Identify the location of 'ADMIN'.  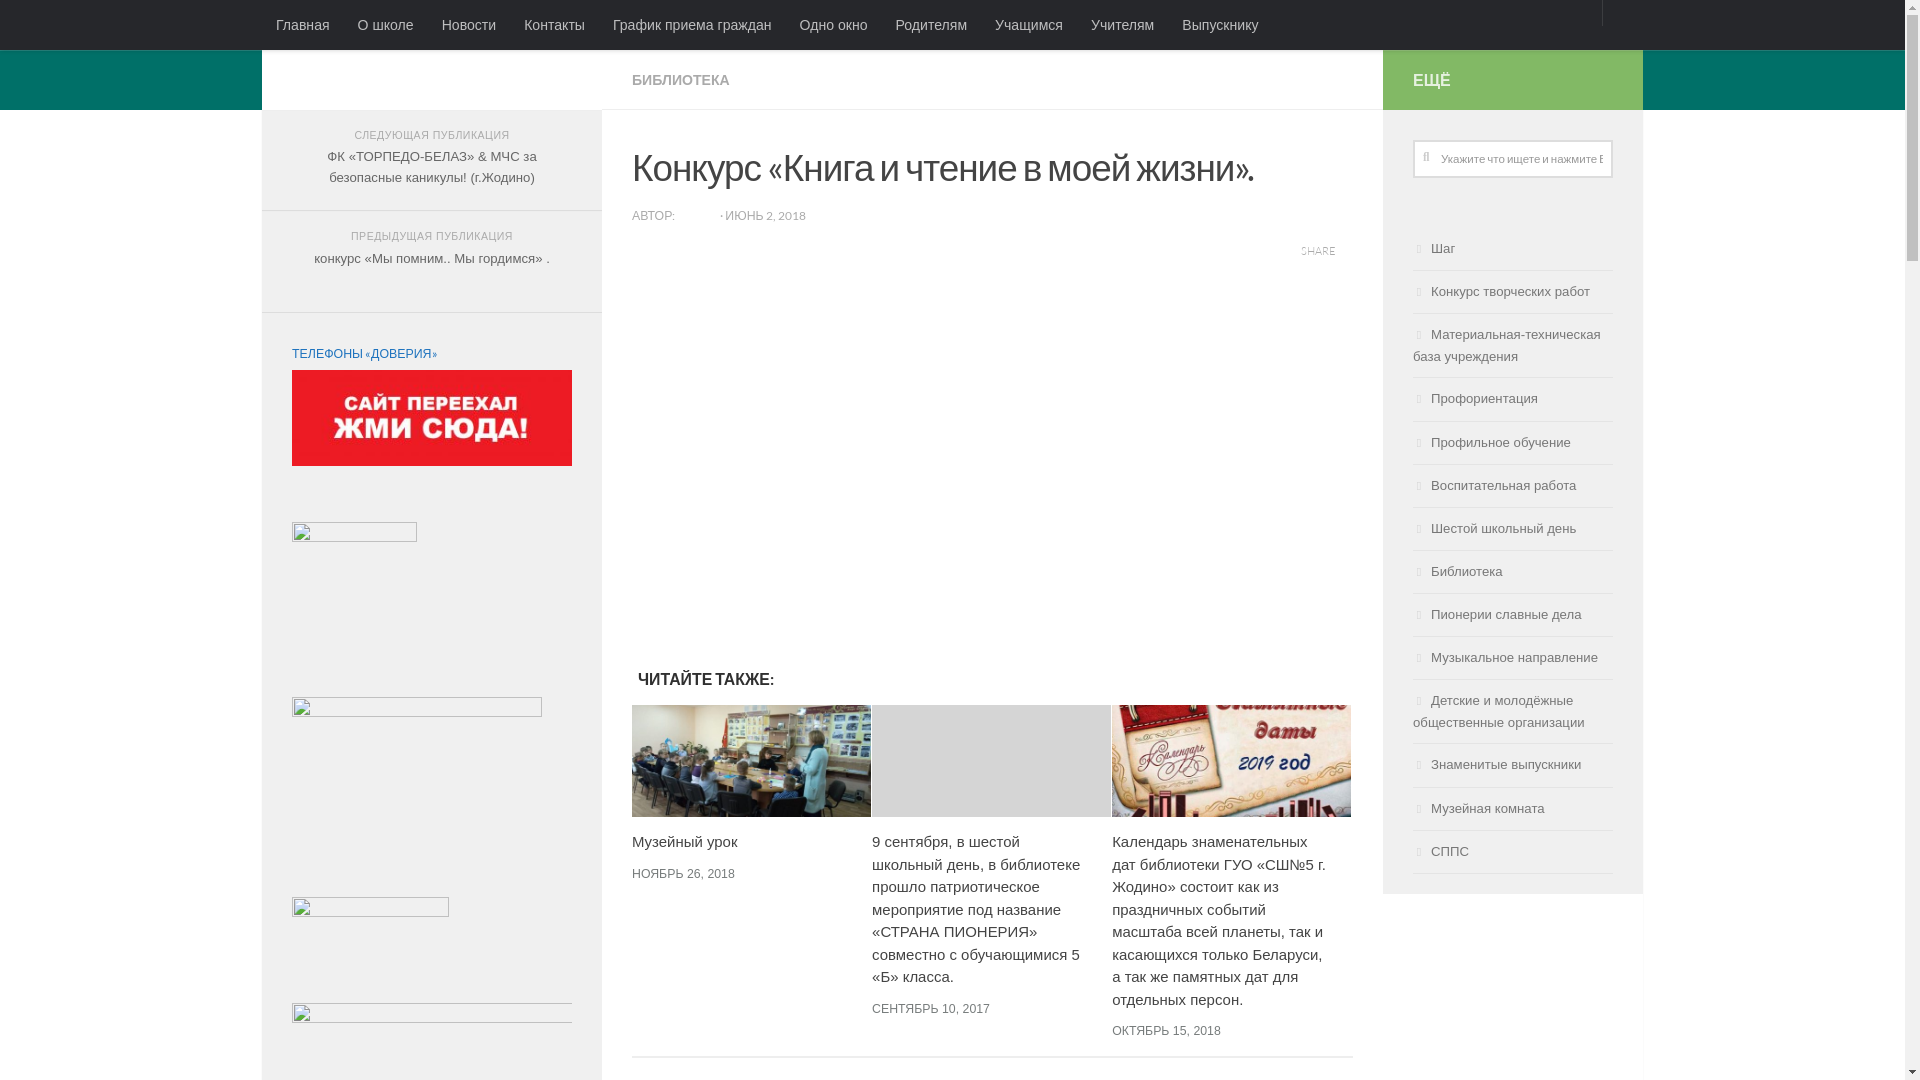
(676, 215).